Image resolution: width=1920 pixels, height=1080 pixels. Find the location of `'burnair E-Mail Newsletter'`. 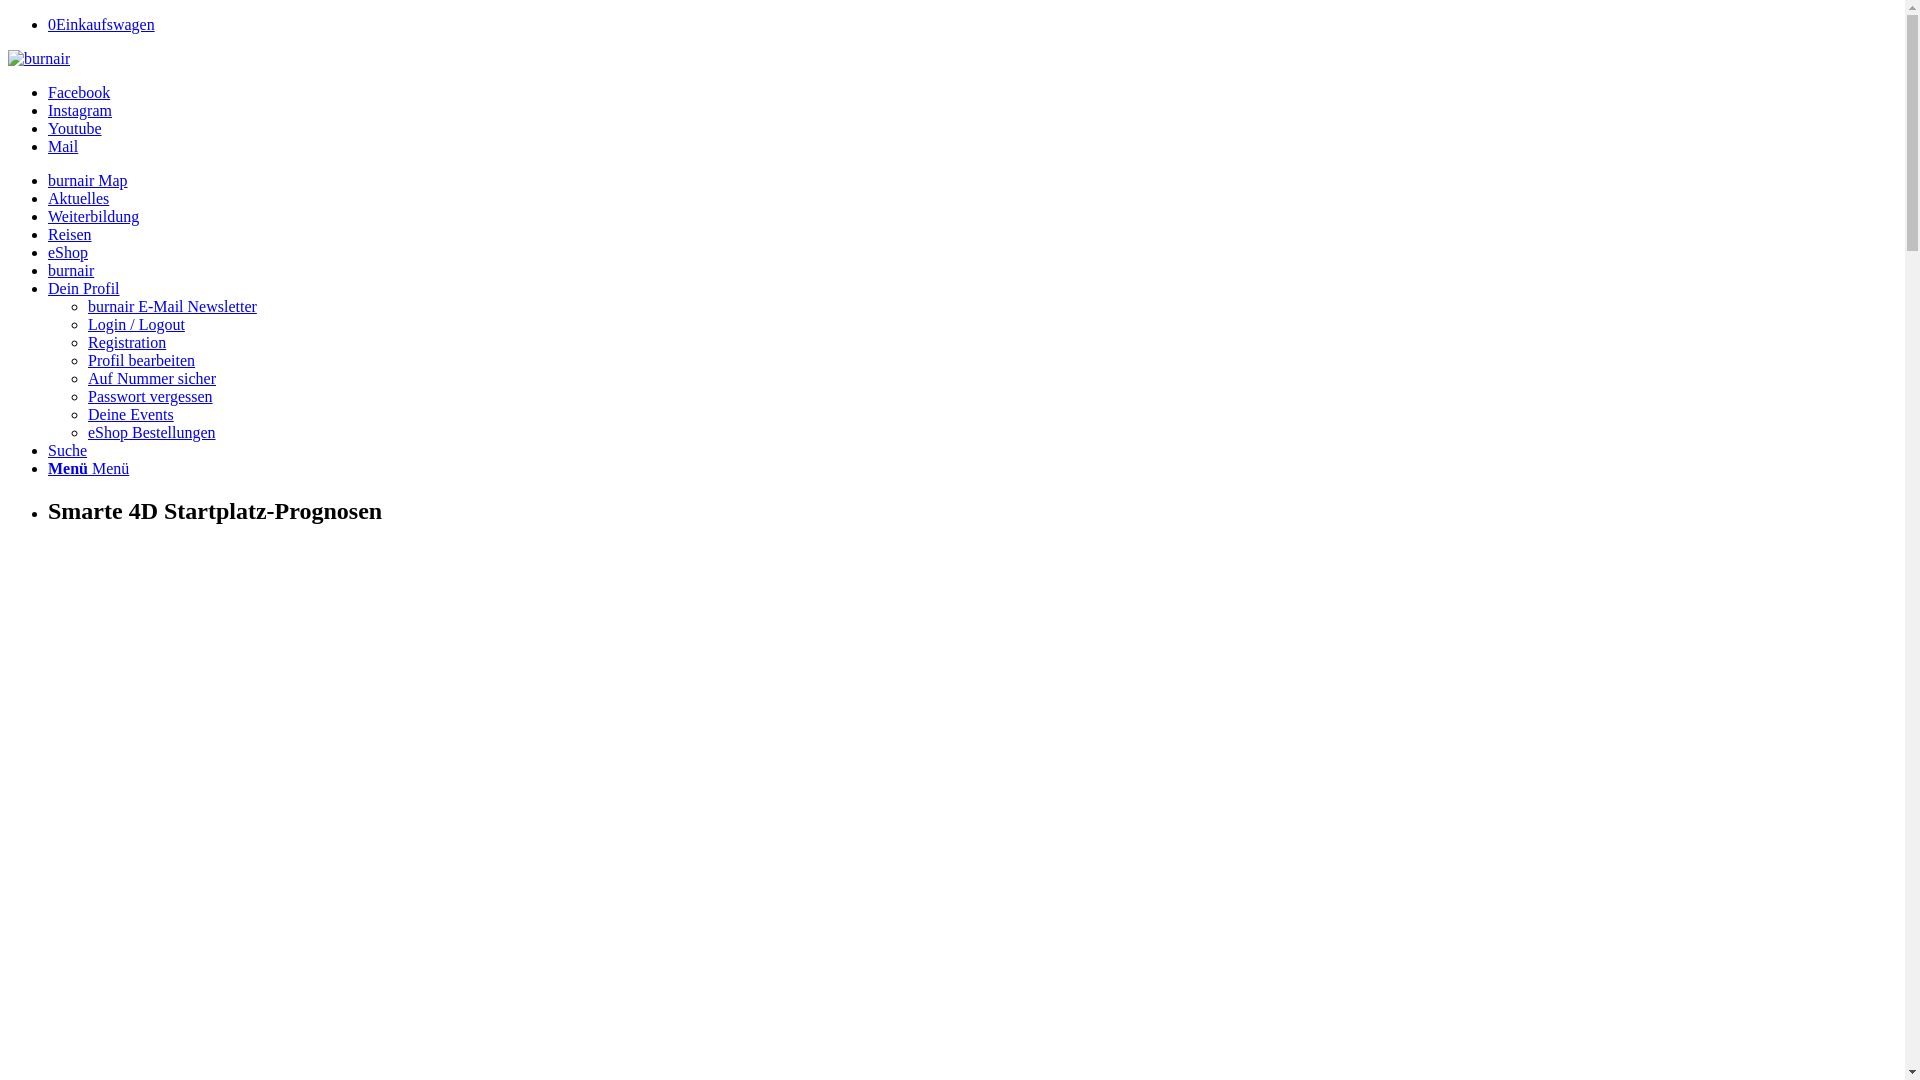

'burnair E-Mail Newsletter' is located at coordinates (172, 306).